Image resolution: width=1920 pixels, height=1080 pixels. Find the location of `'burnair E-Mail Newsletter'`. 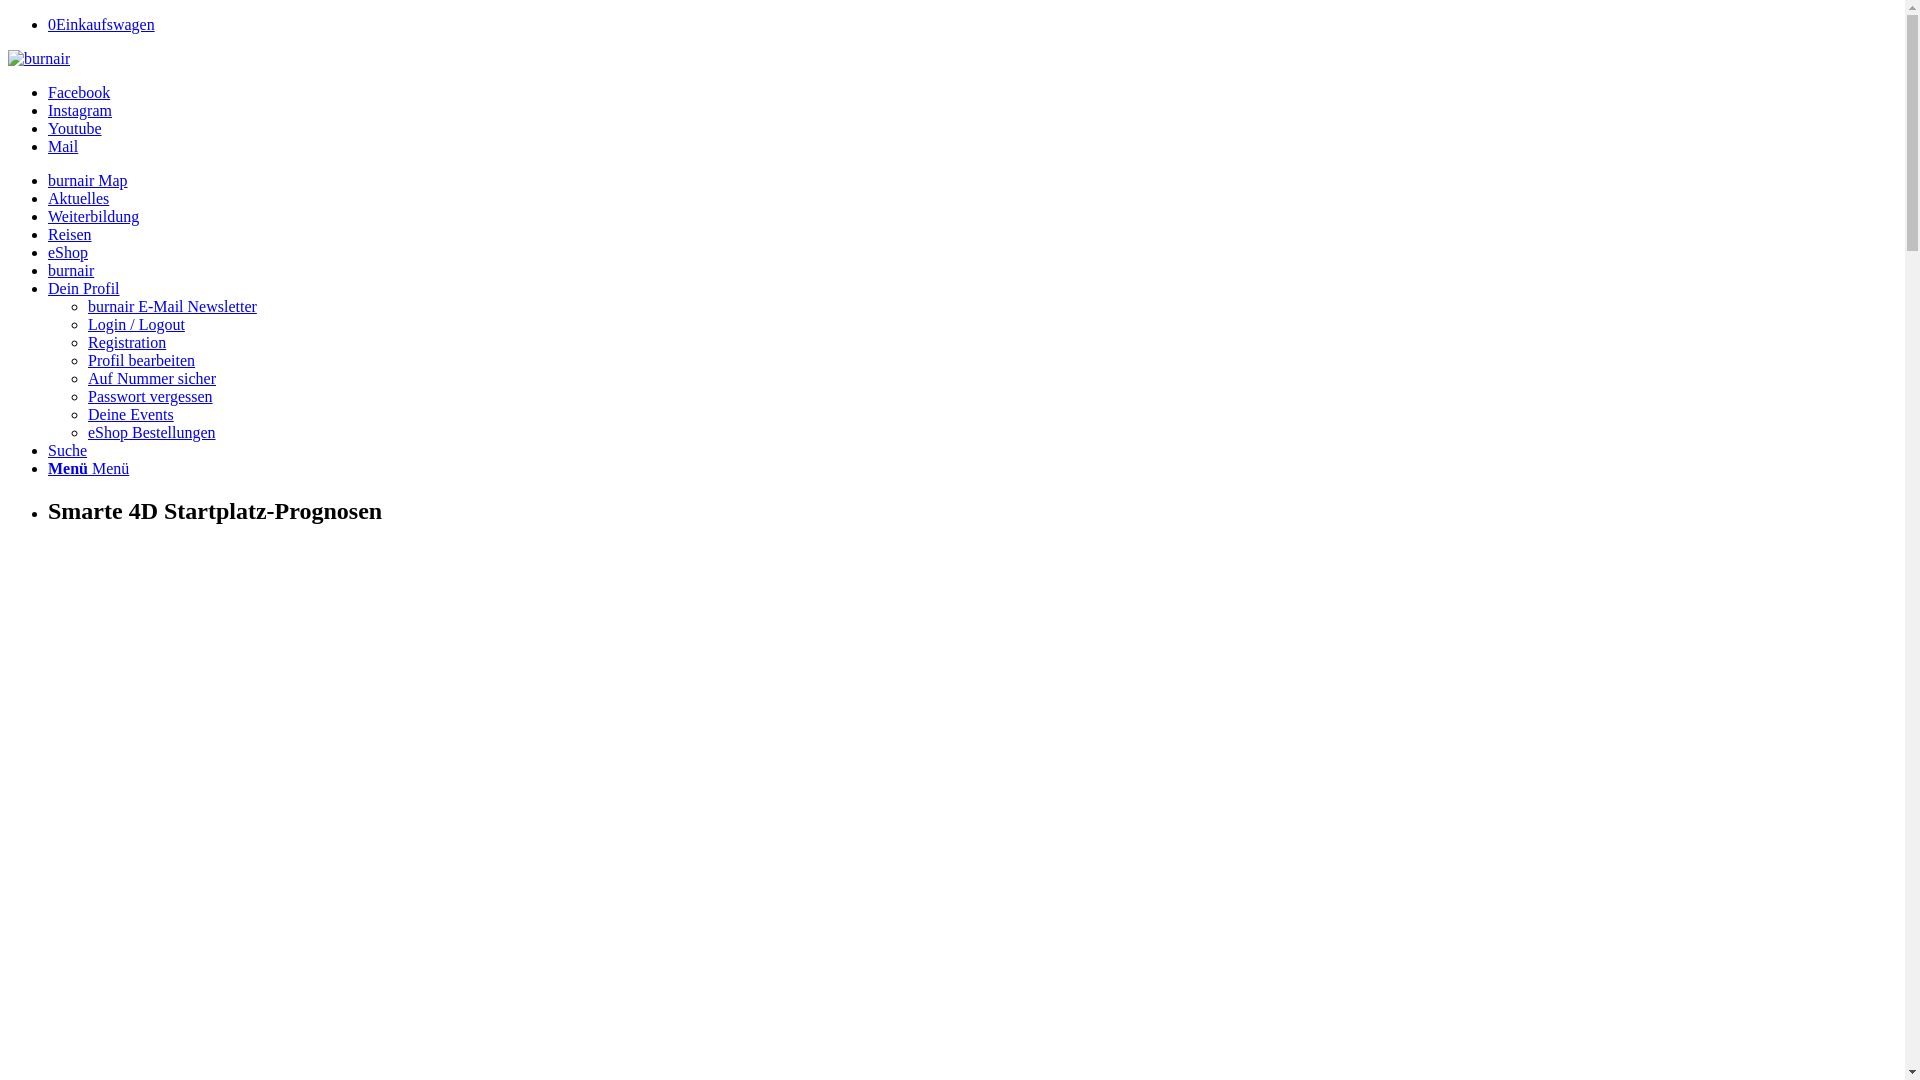

'burnair E-Mail Newsletter' is located at coordinates (172, 306).